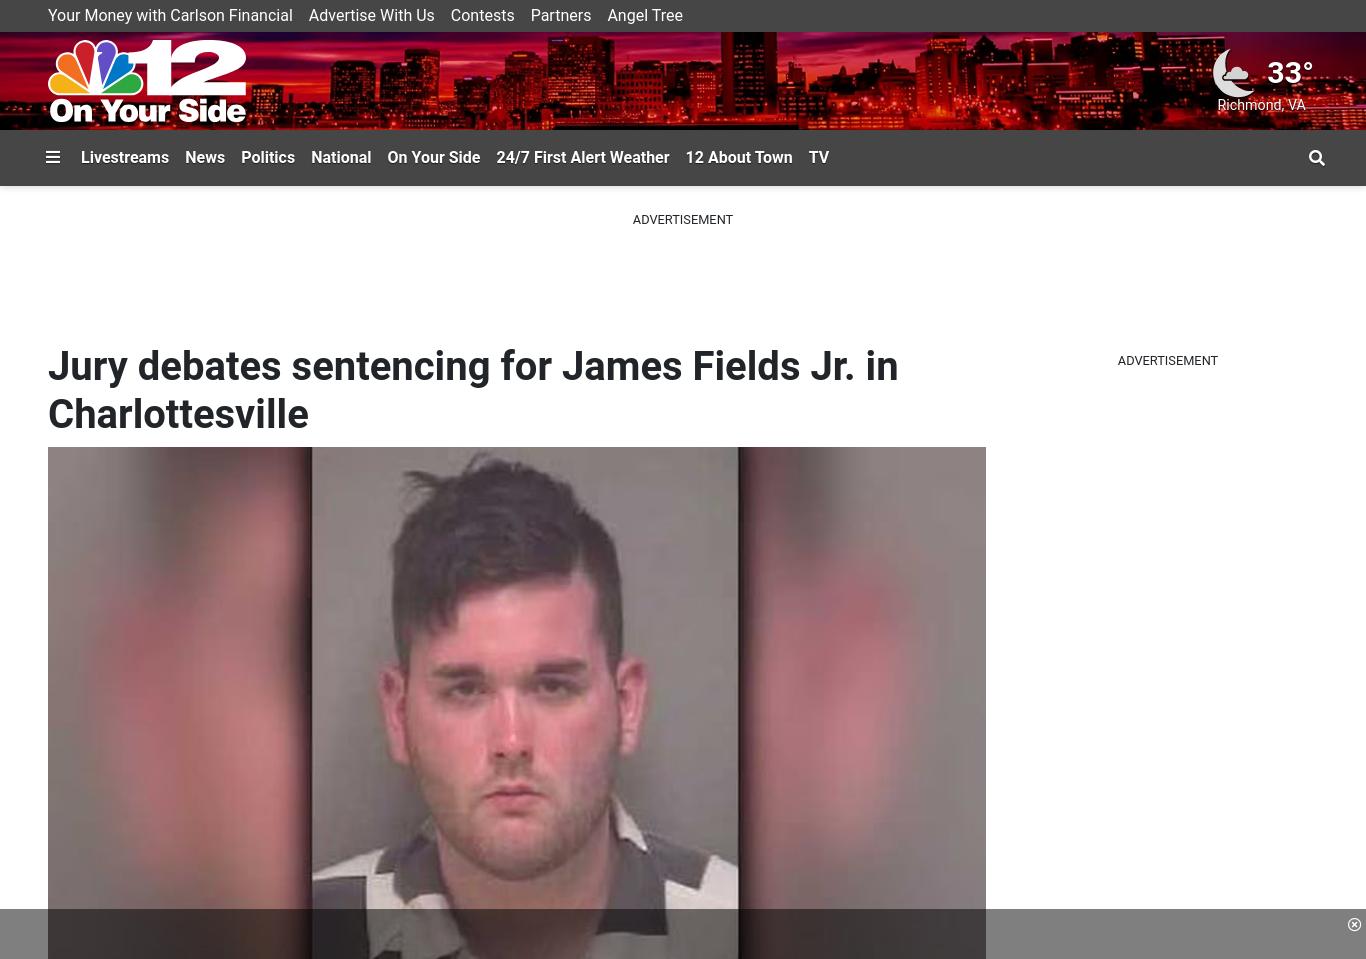 This screenshot has width=1366, height=959. What do you see at coordinates (1248, 105) in the screenshot?
I see `'Richmond'` at bounding box center [1248, 105].